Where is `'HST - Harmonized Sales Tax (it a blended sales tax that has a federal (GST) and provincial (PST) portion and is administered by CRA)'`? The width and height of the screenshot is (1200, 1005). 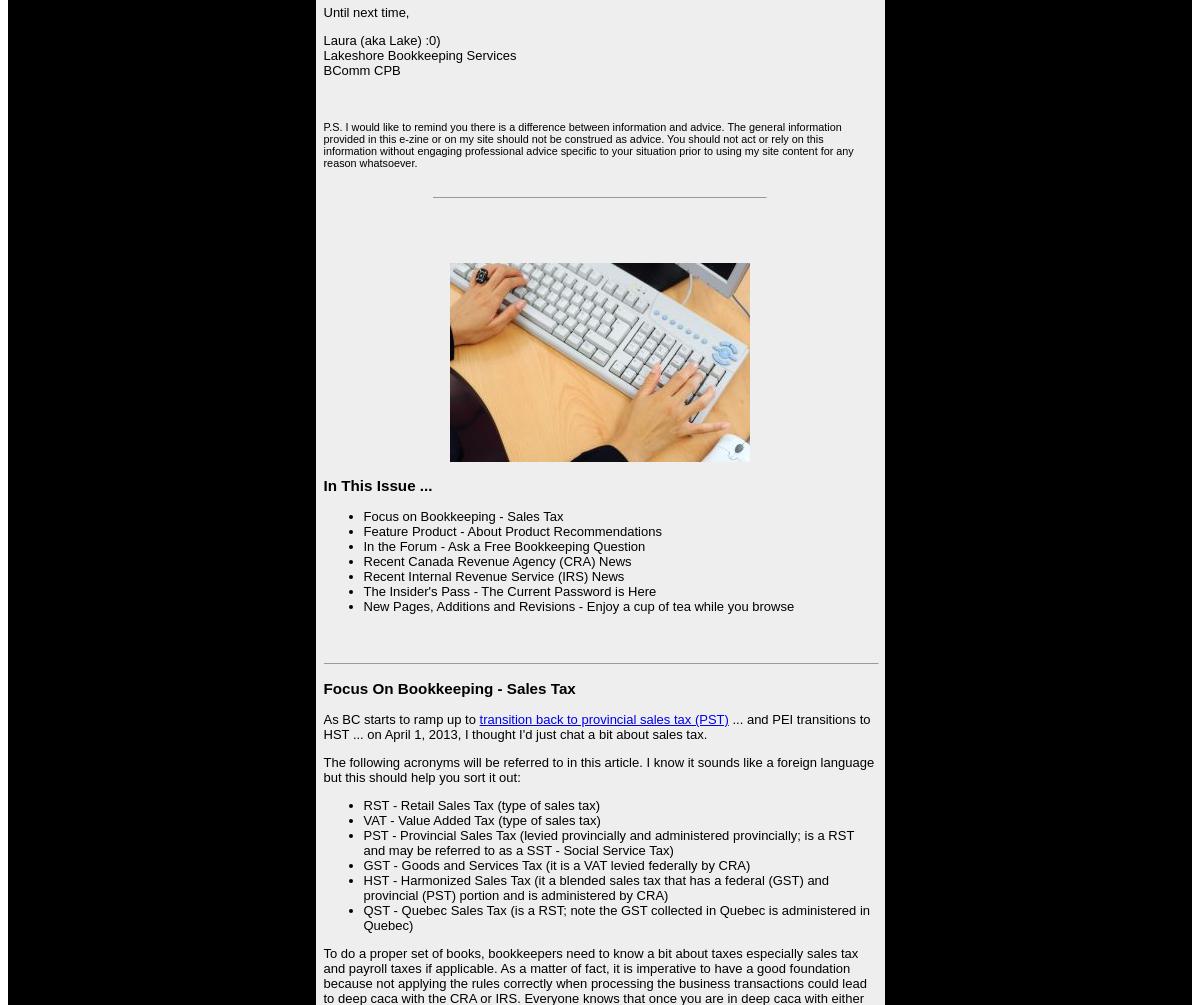
'HST - Harmonized Sales Tax (it a blended sales tax that has a federal (GST) and provincial (PST) portion and is administered by CRA)' is located at coordinates (595, 886).